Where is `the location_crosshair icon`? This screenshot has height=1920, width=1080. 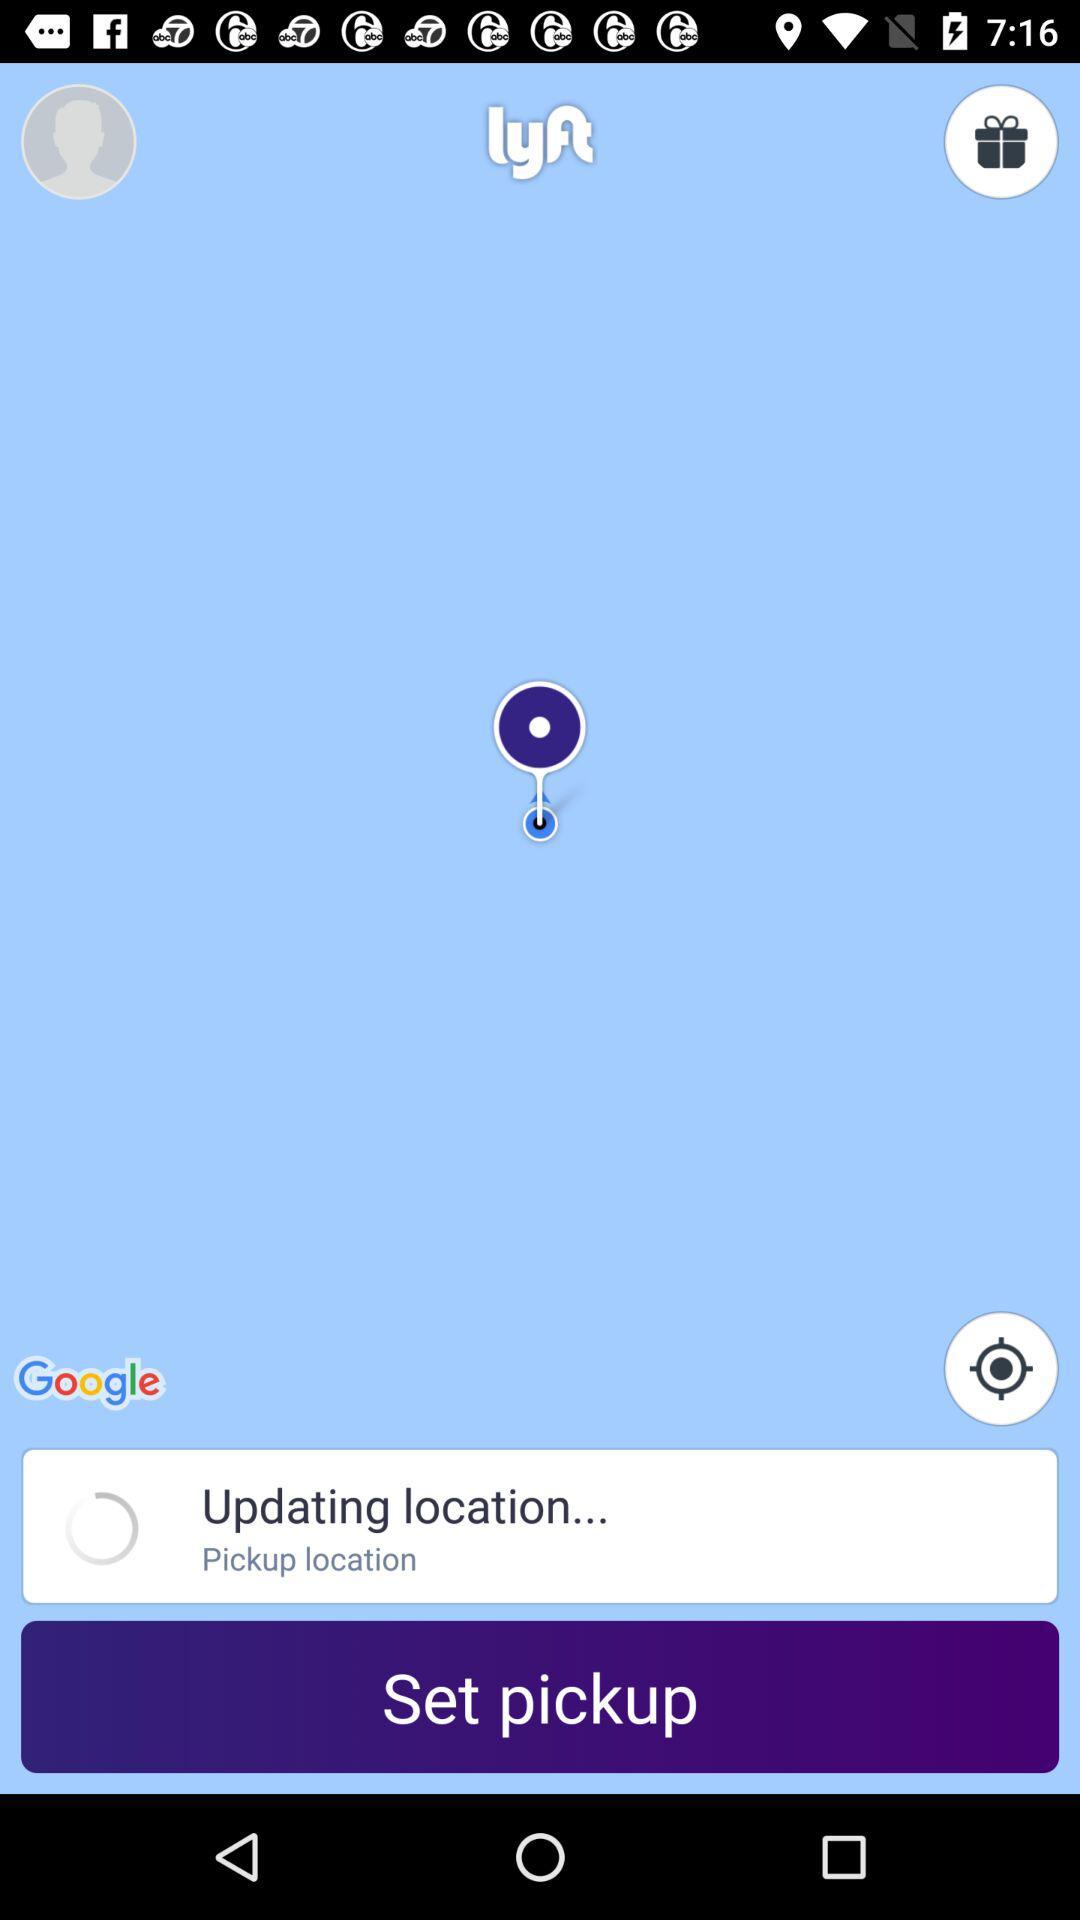 the location_crosshair icon is located at coordinates (1001, 1367).